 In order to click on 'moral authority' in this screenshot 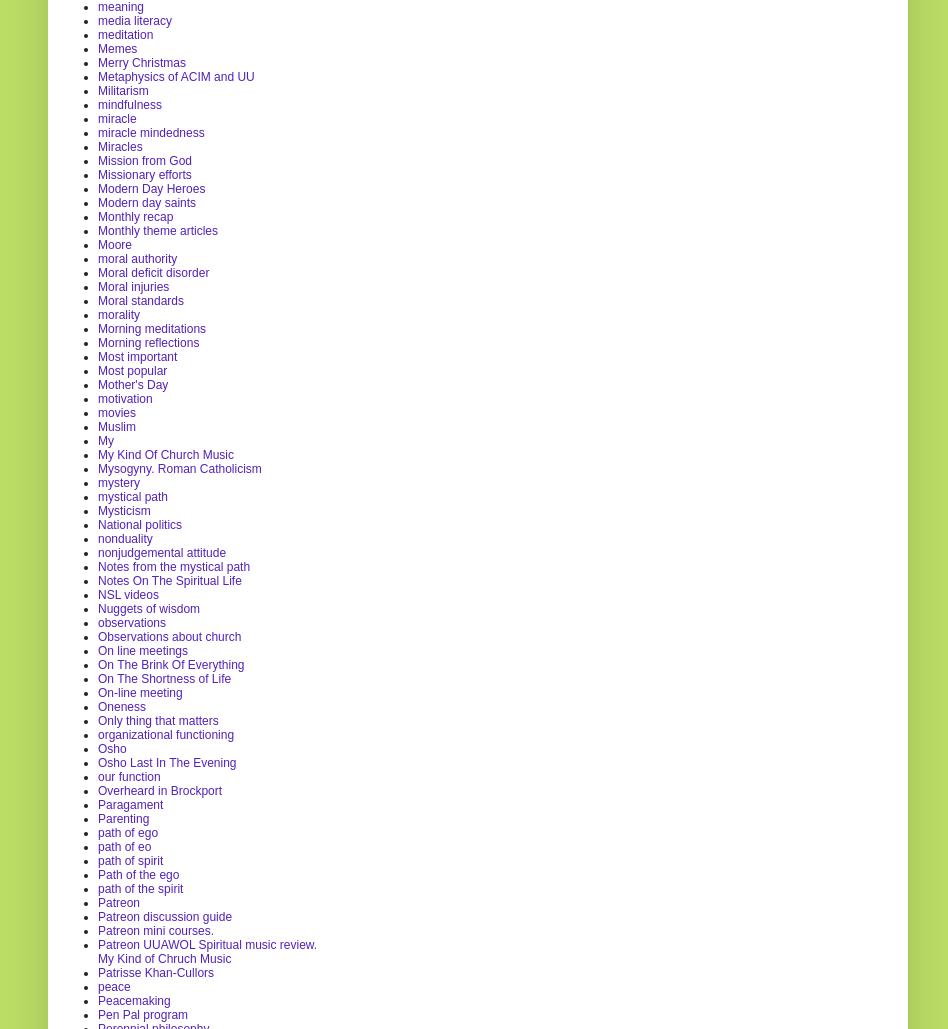, I will do `click(98, 256)`.